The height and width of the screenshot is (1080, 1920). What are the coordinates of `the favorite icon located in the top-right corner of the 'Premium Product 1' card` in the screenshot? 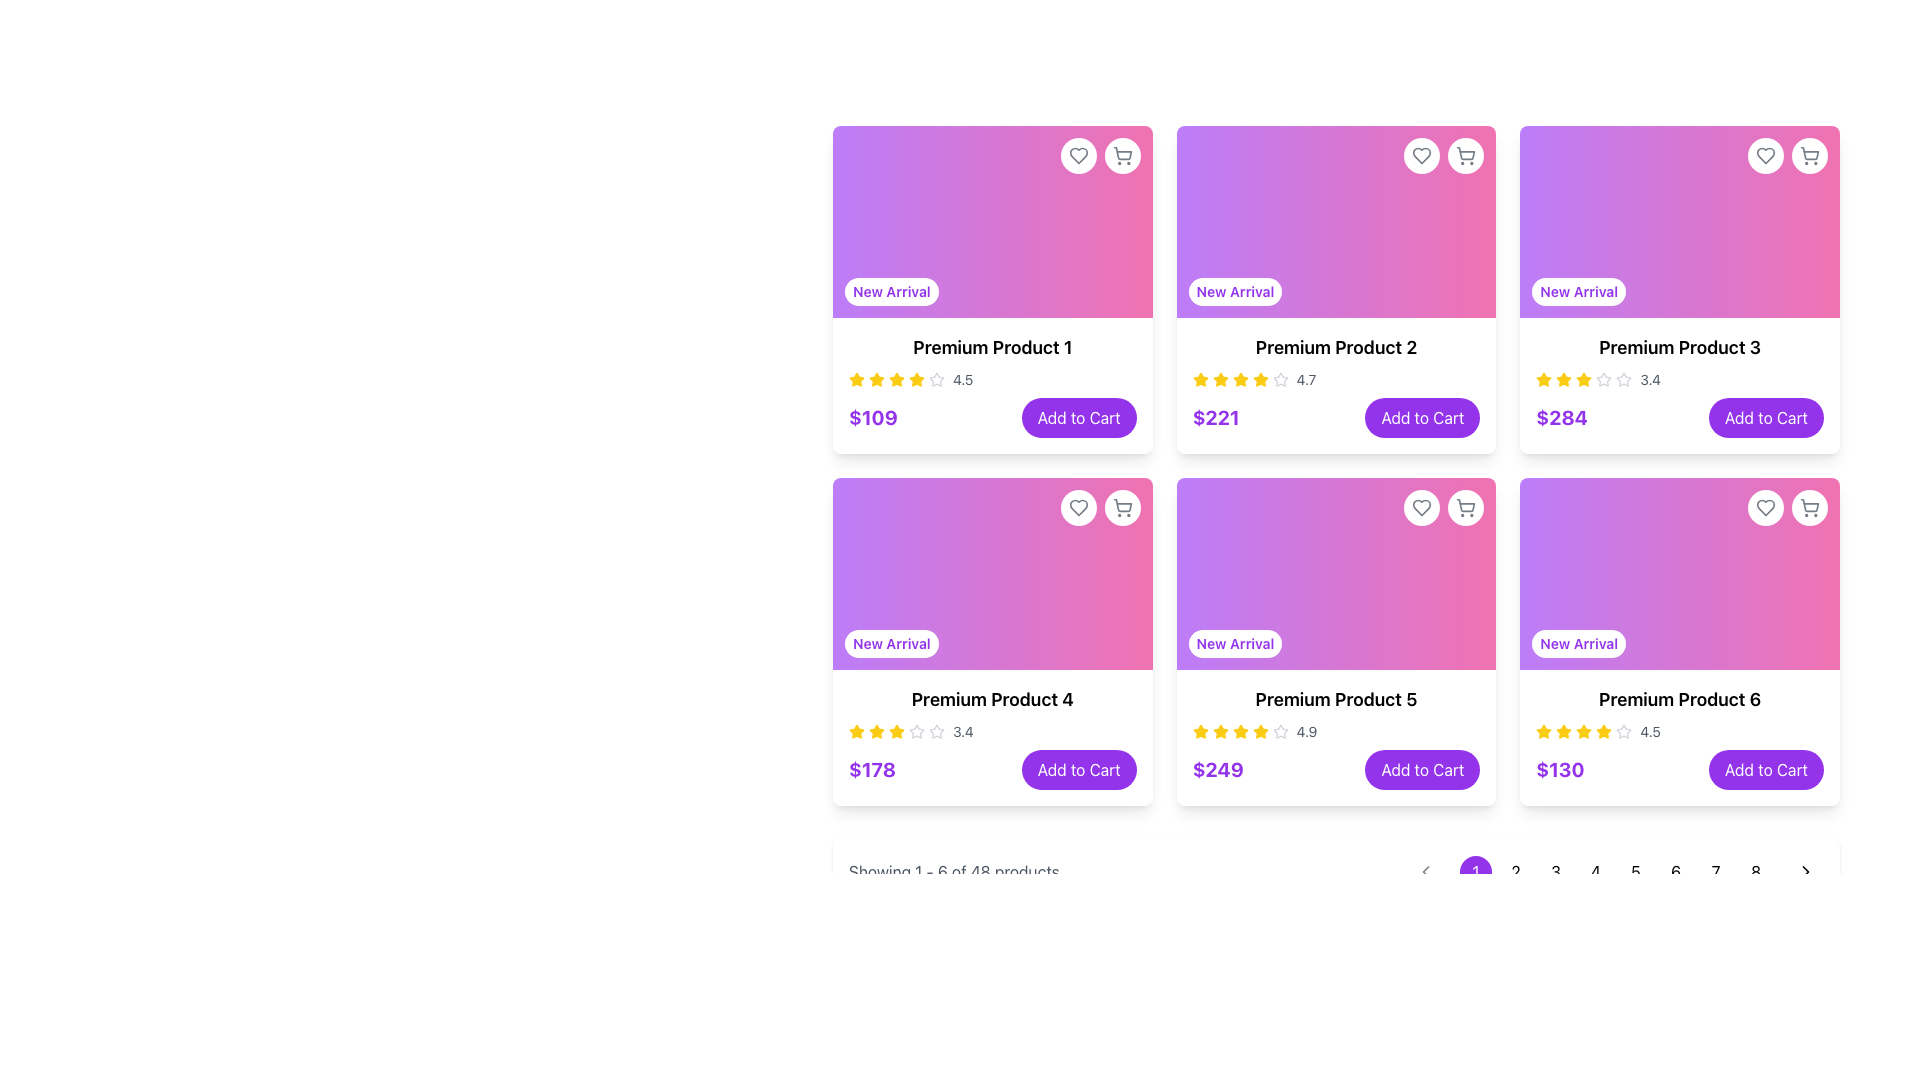 It's located at (1077, 154).